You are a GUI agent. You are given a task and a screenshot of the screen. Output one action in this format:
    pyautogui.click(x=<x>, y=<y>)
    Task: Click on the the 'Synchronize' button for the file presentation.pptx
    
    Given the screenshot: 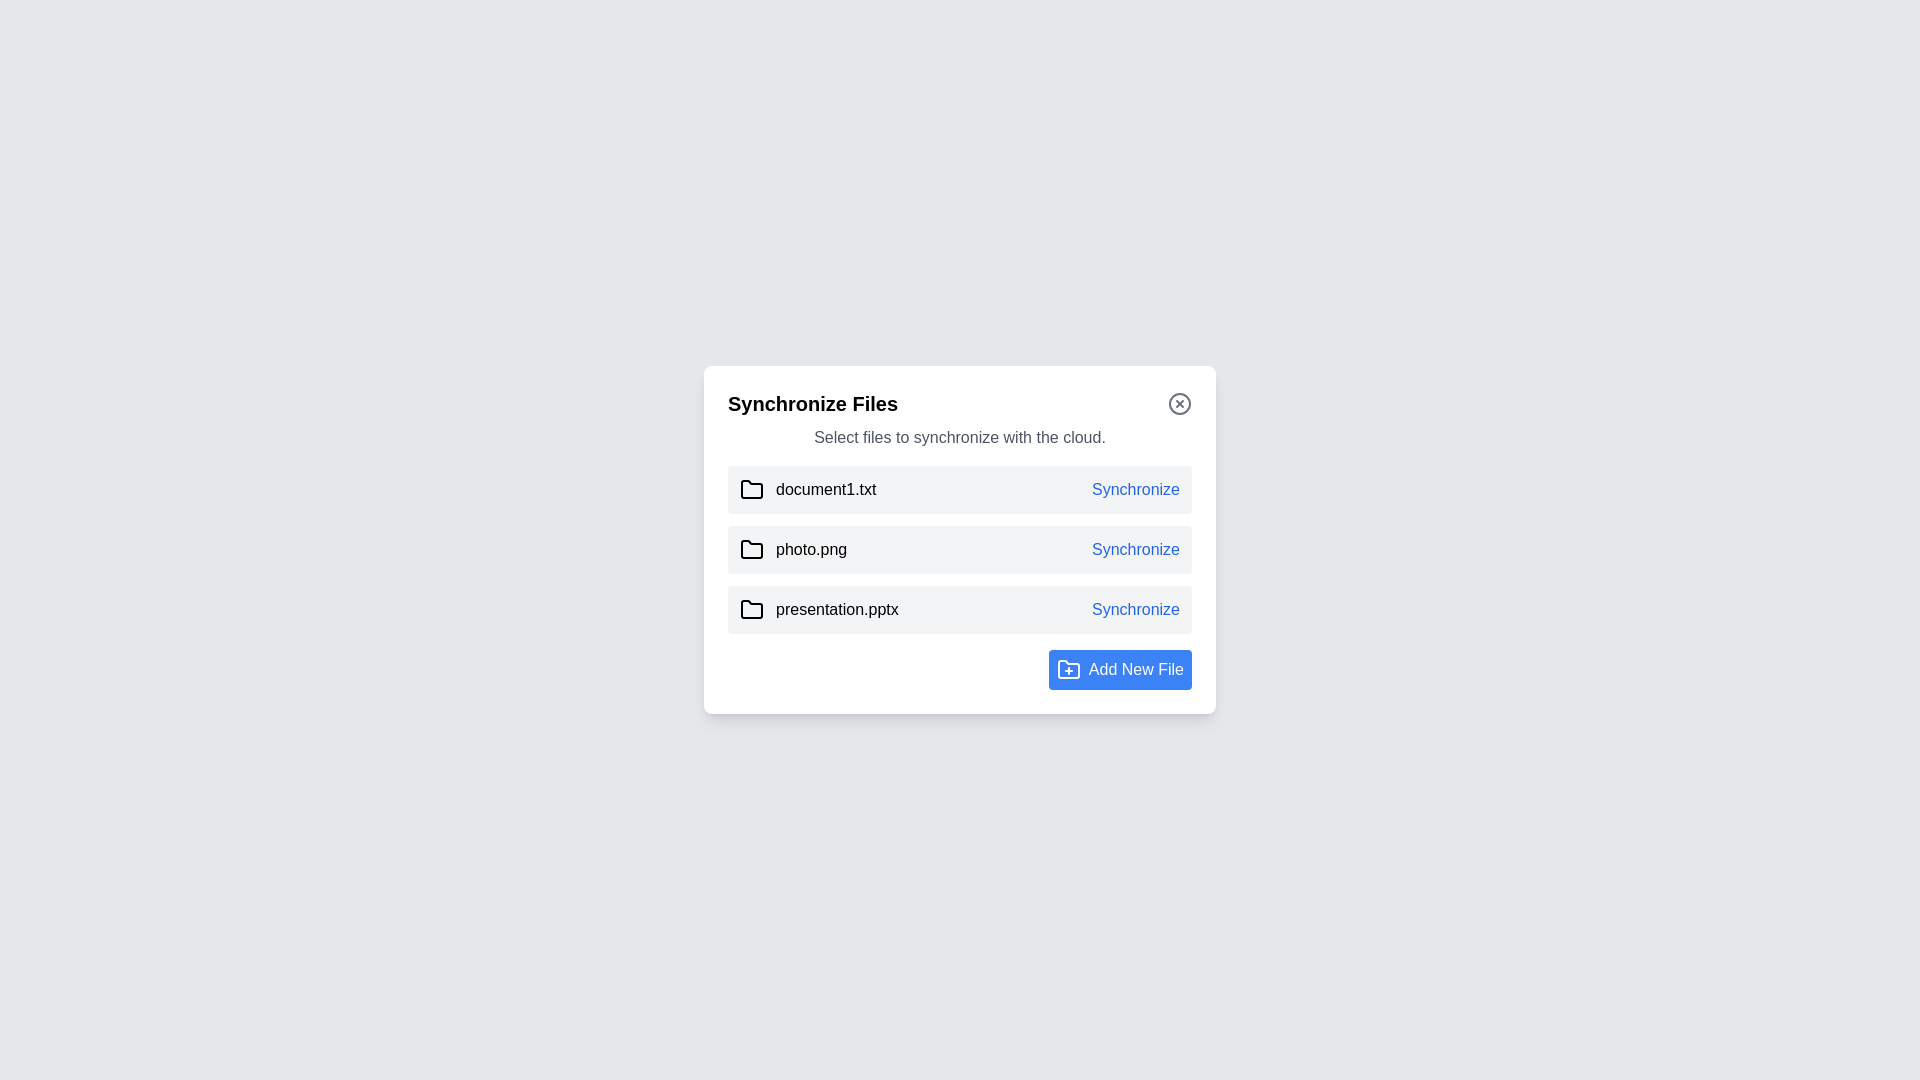 What is the action you would take?
    pyautogui.click(x=1136, y=608)
    